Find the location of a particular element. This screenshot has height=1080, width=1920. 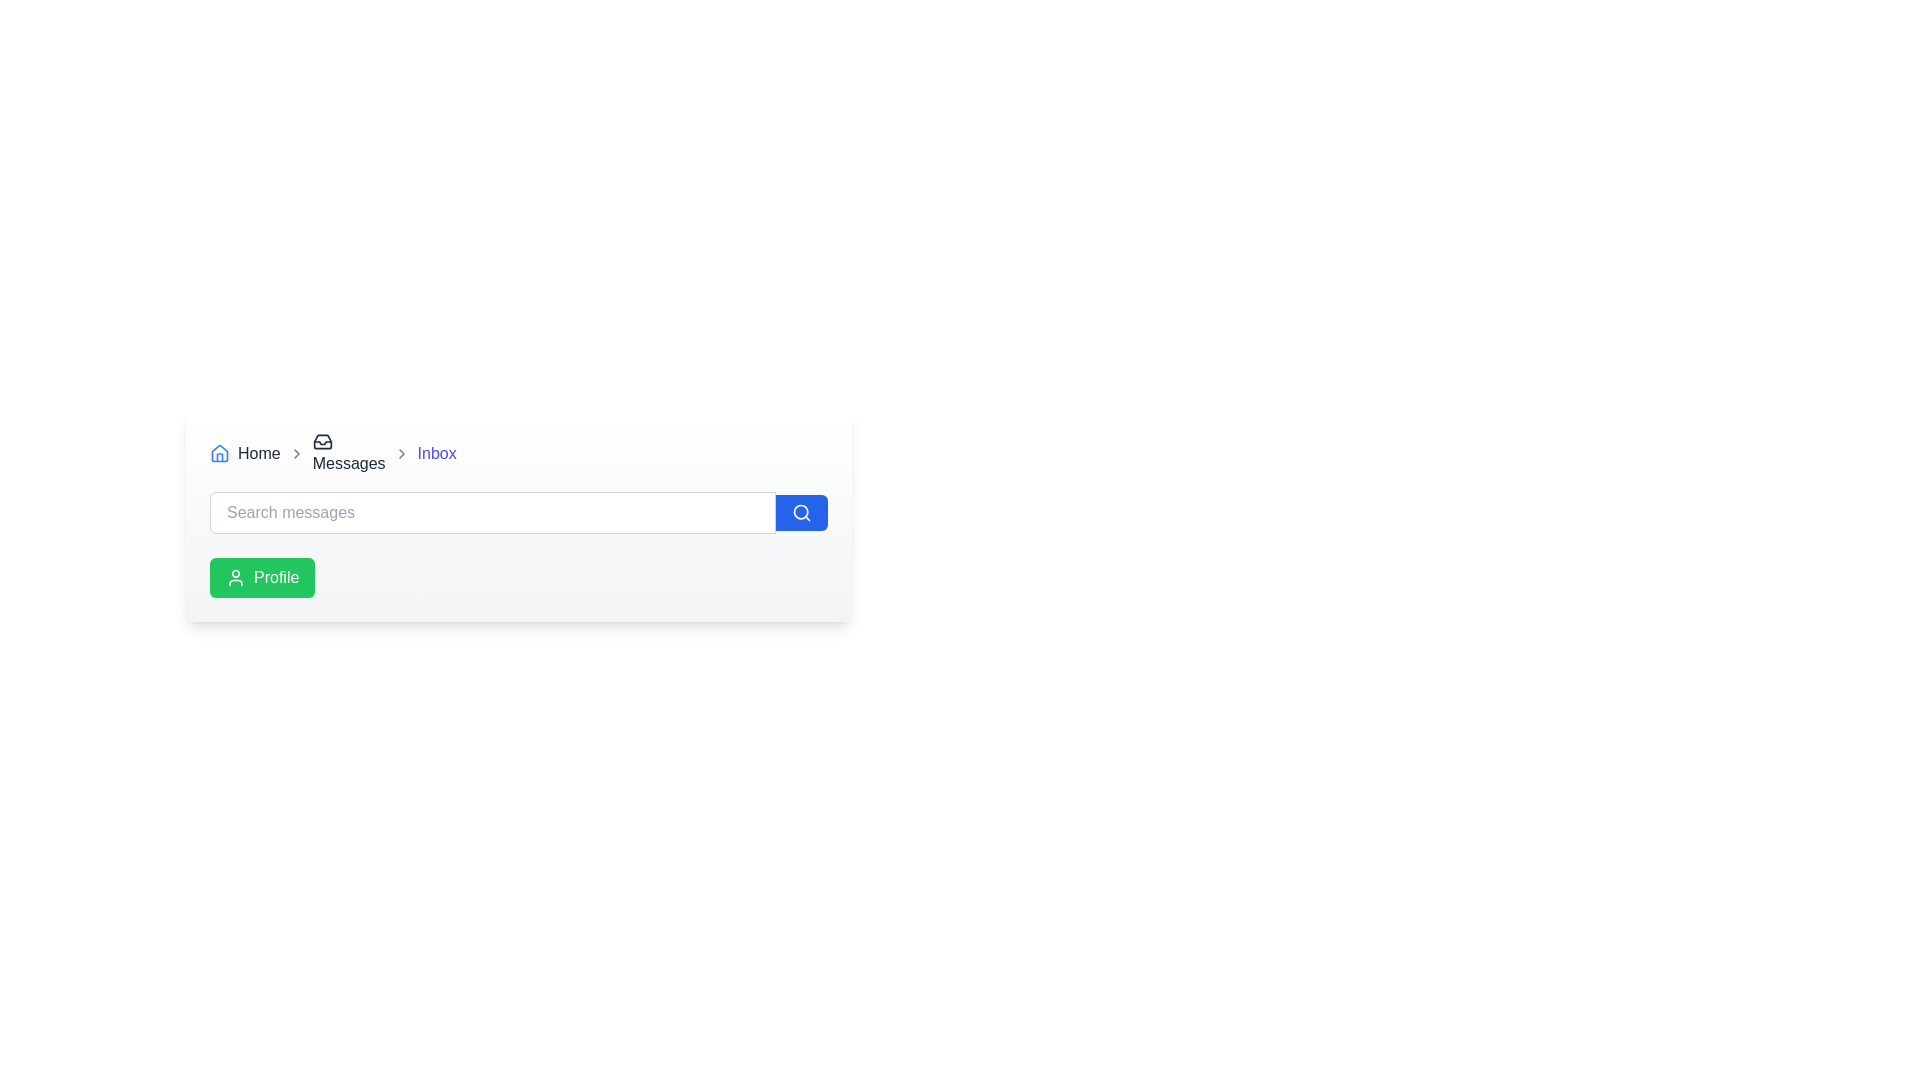

the magnifying glass icon with a blue outline located on a blue rectangular button in the top-right corner of the interface is located at coordinates (801, 512).